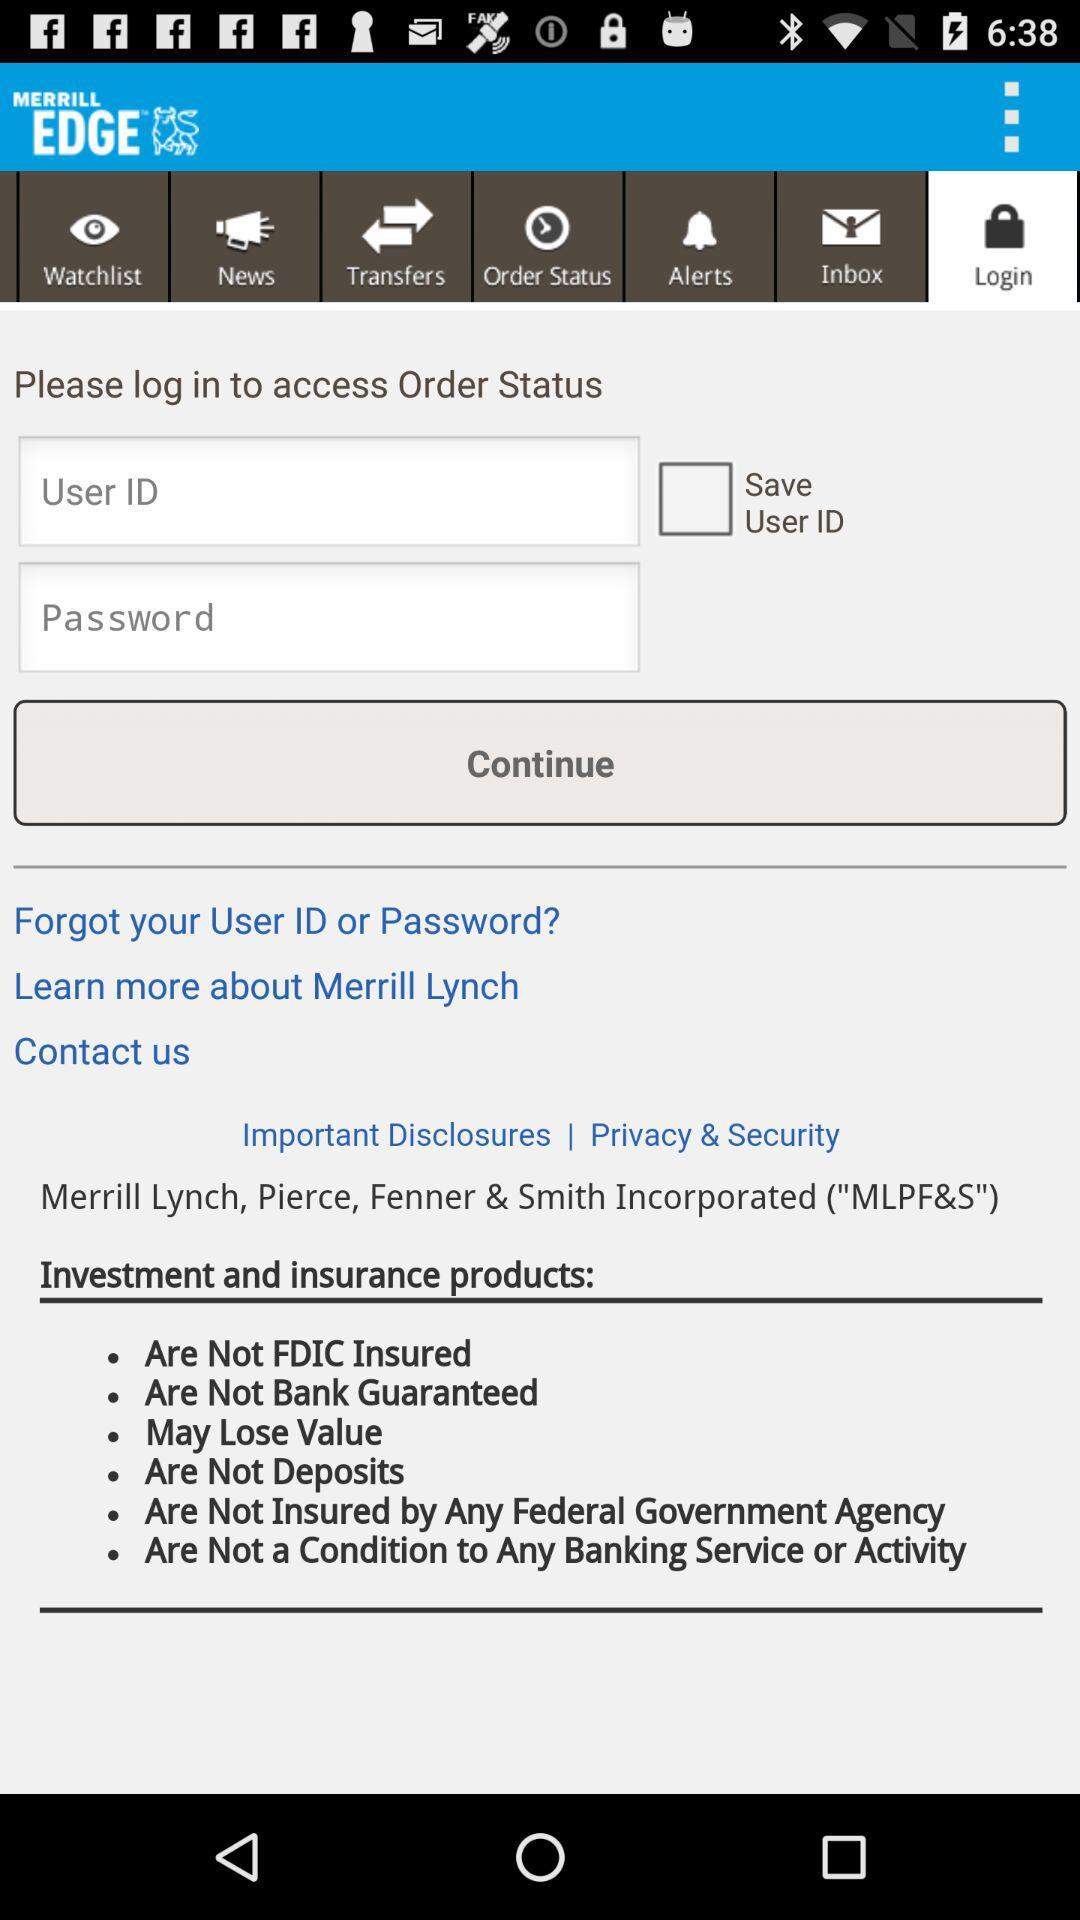  What do you see at coordinates (396, 236) in the screenshot?
I see `dada` at bounding box center [396, 236].